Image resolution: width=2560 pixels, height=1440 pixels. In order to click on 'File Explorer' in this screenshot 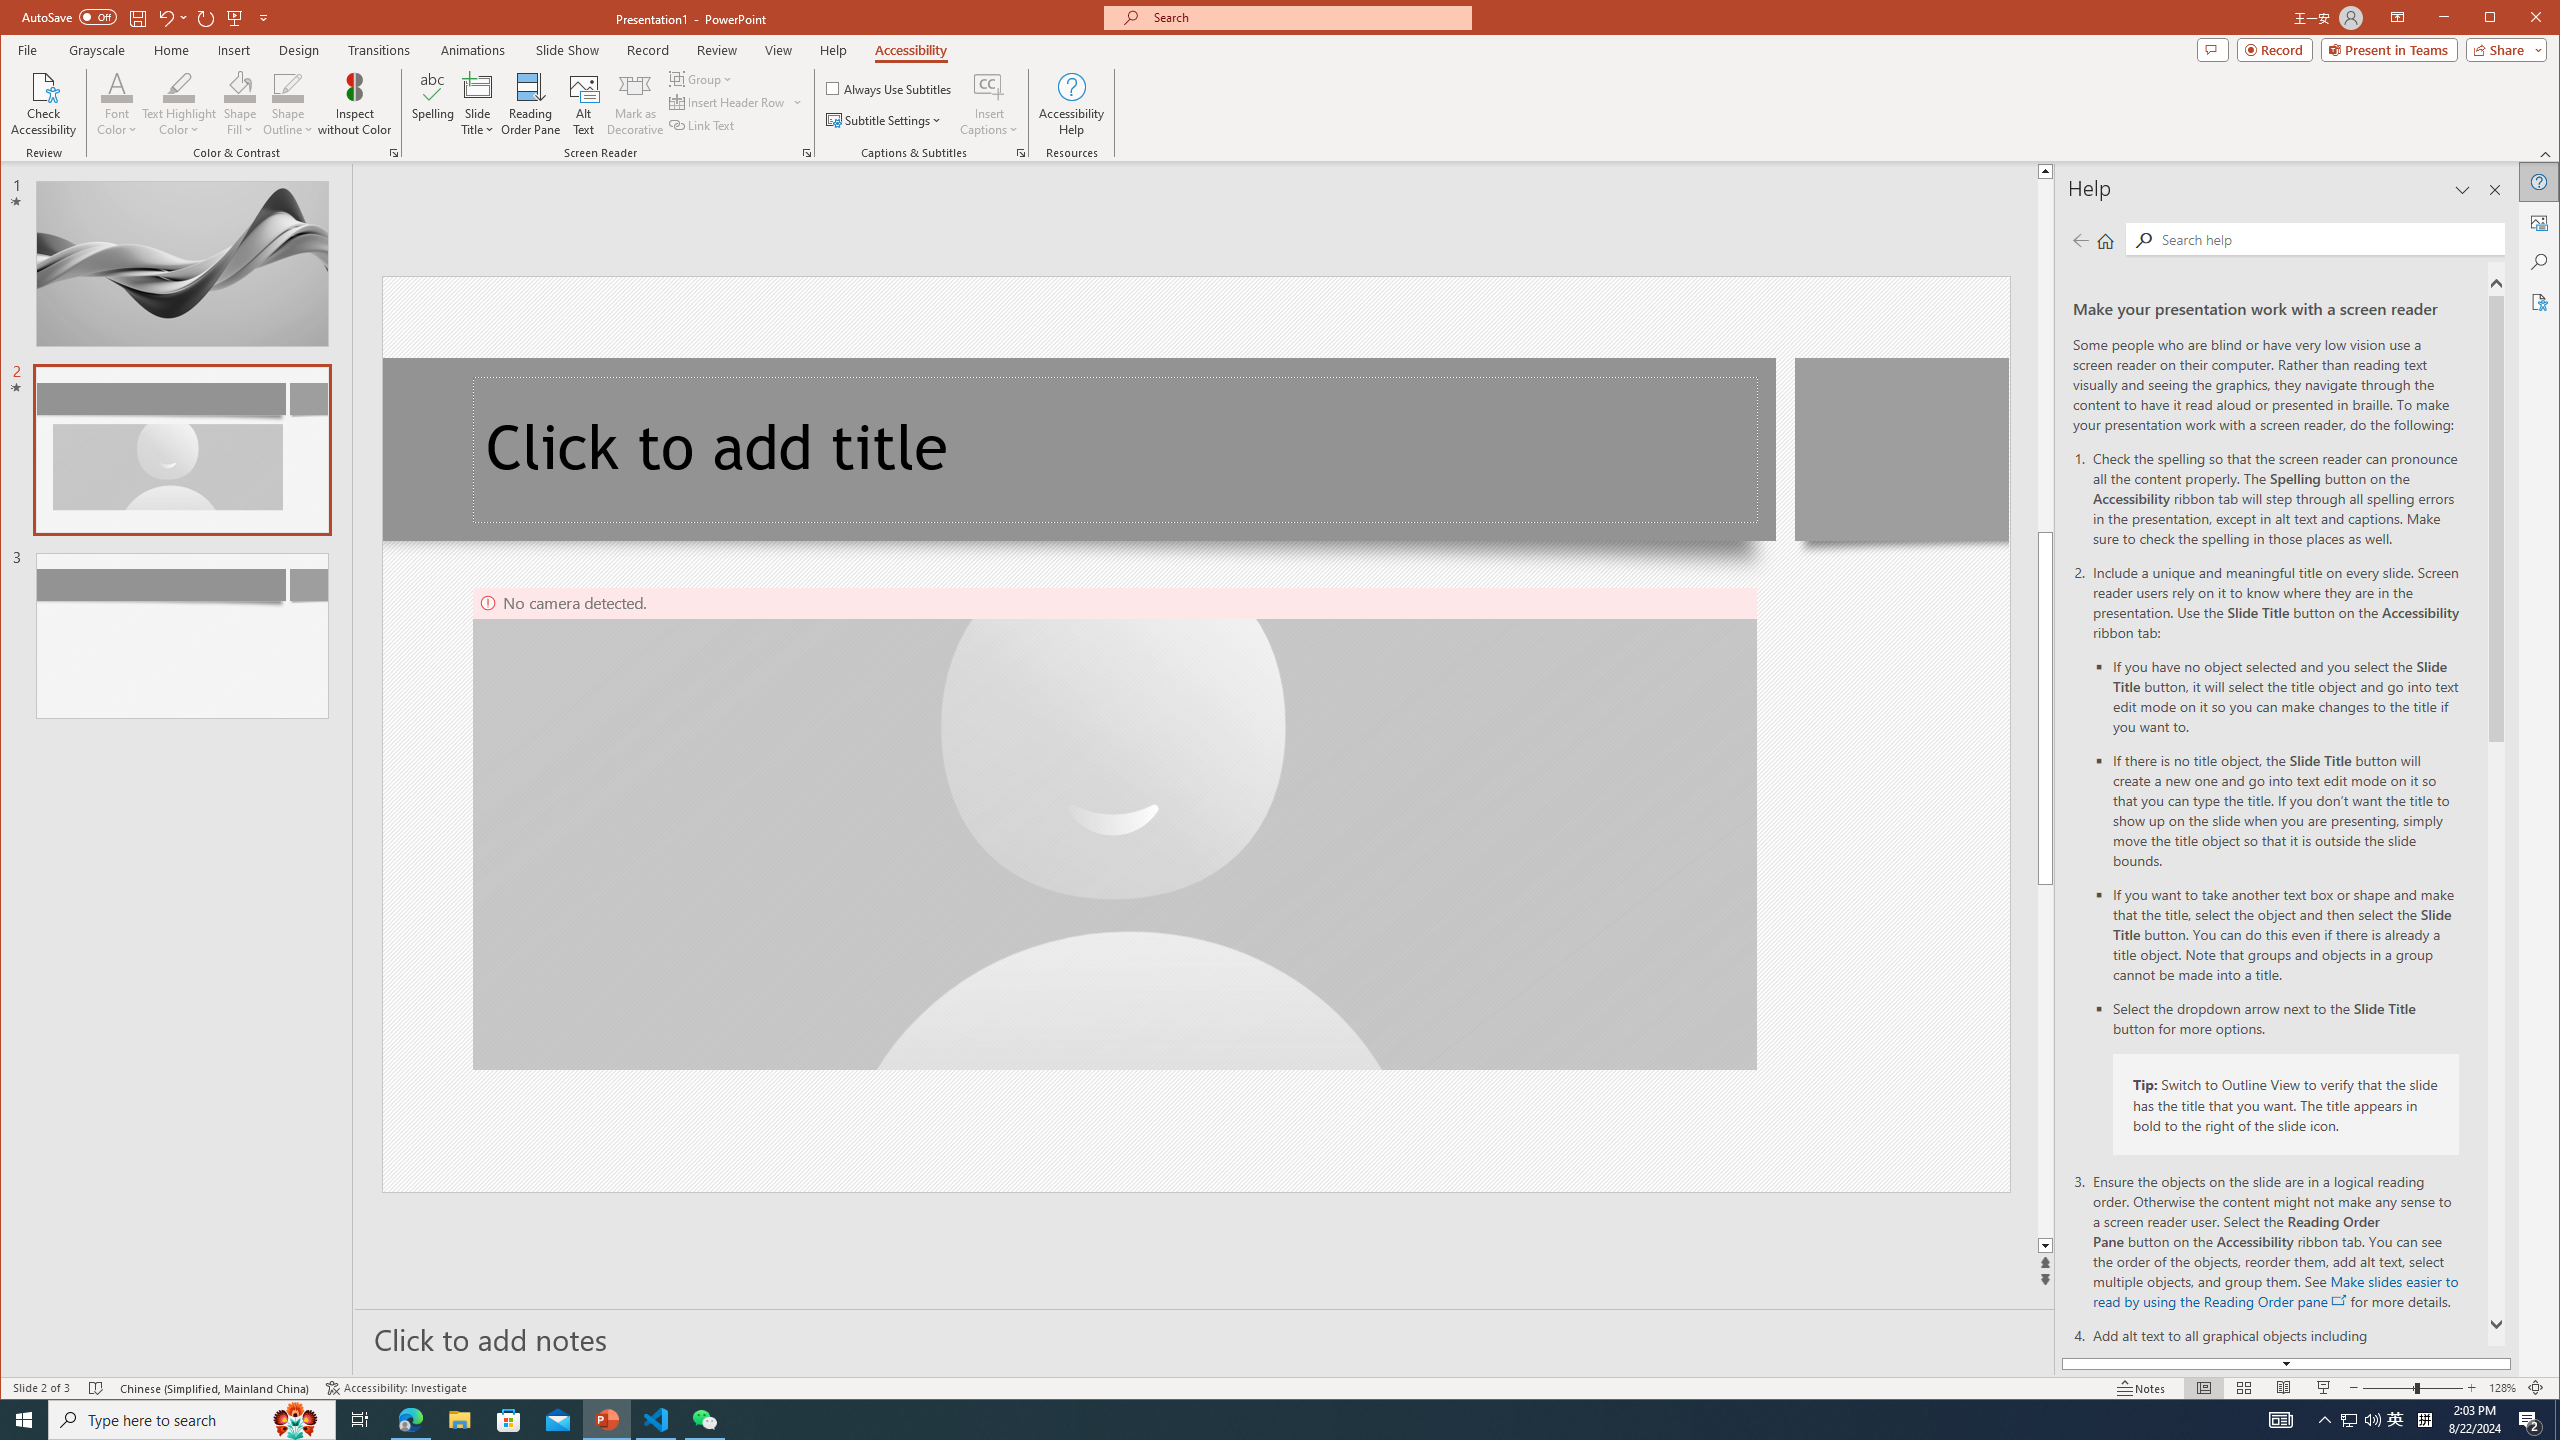, I will do `click(458, 1418)`.